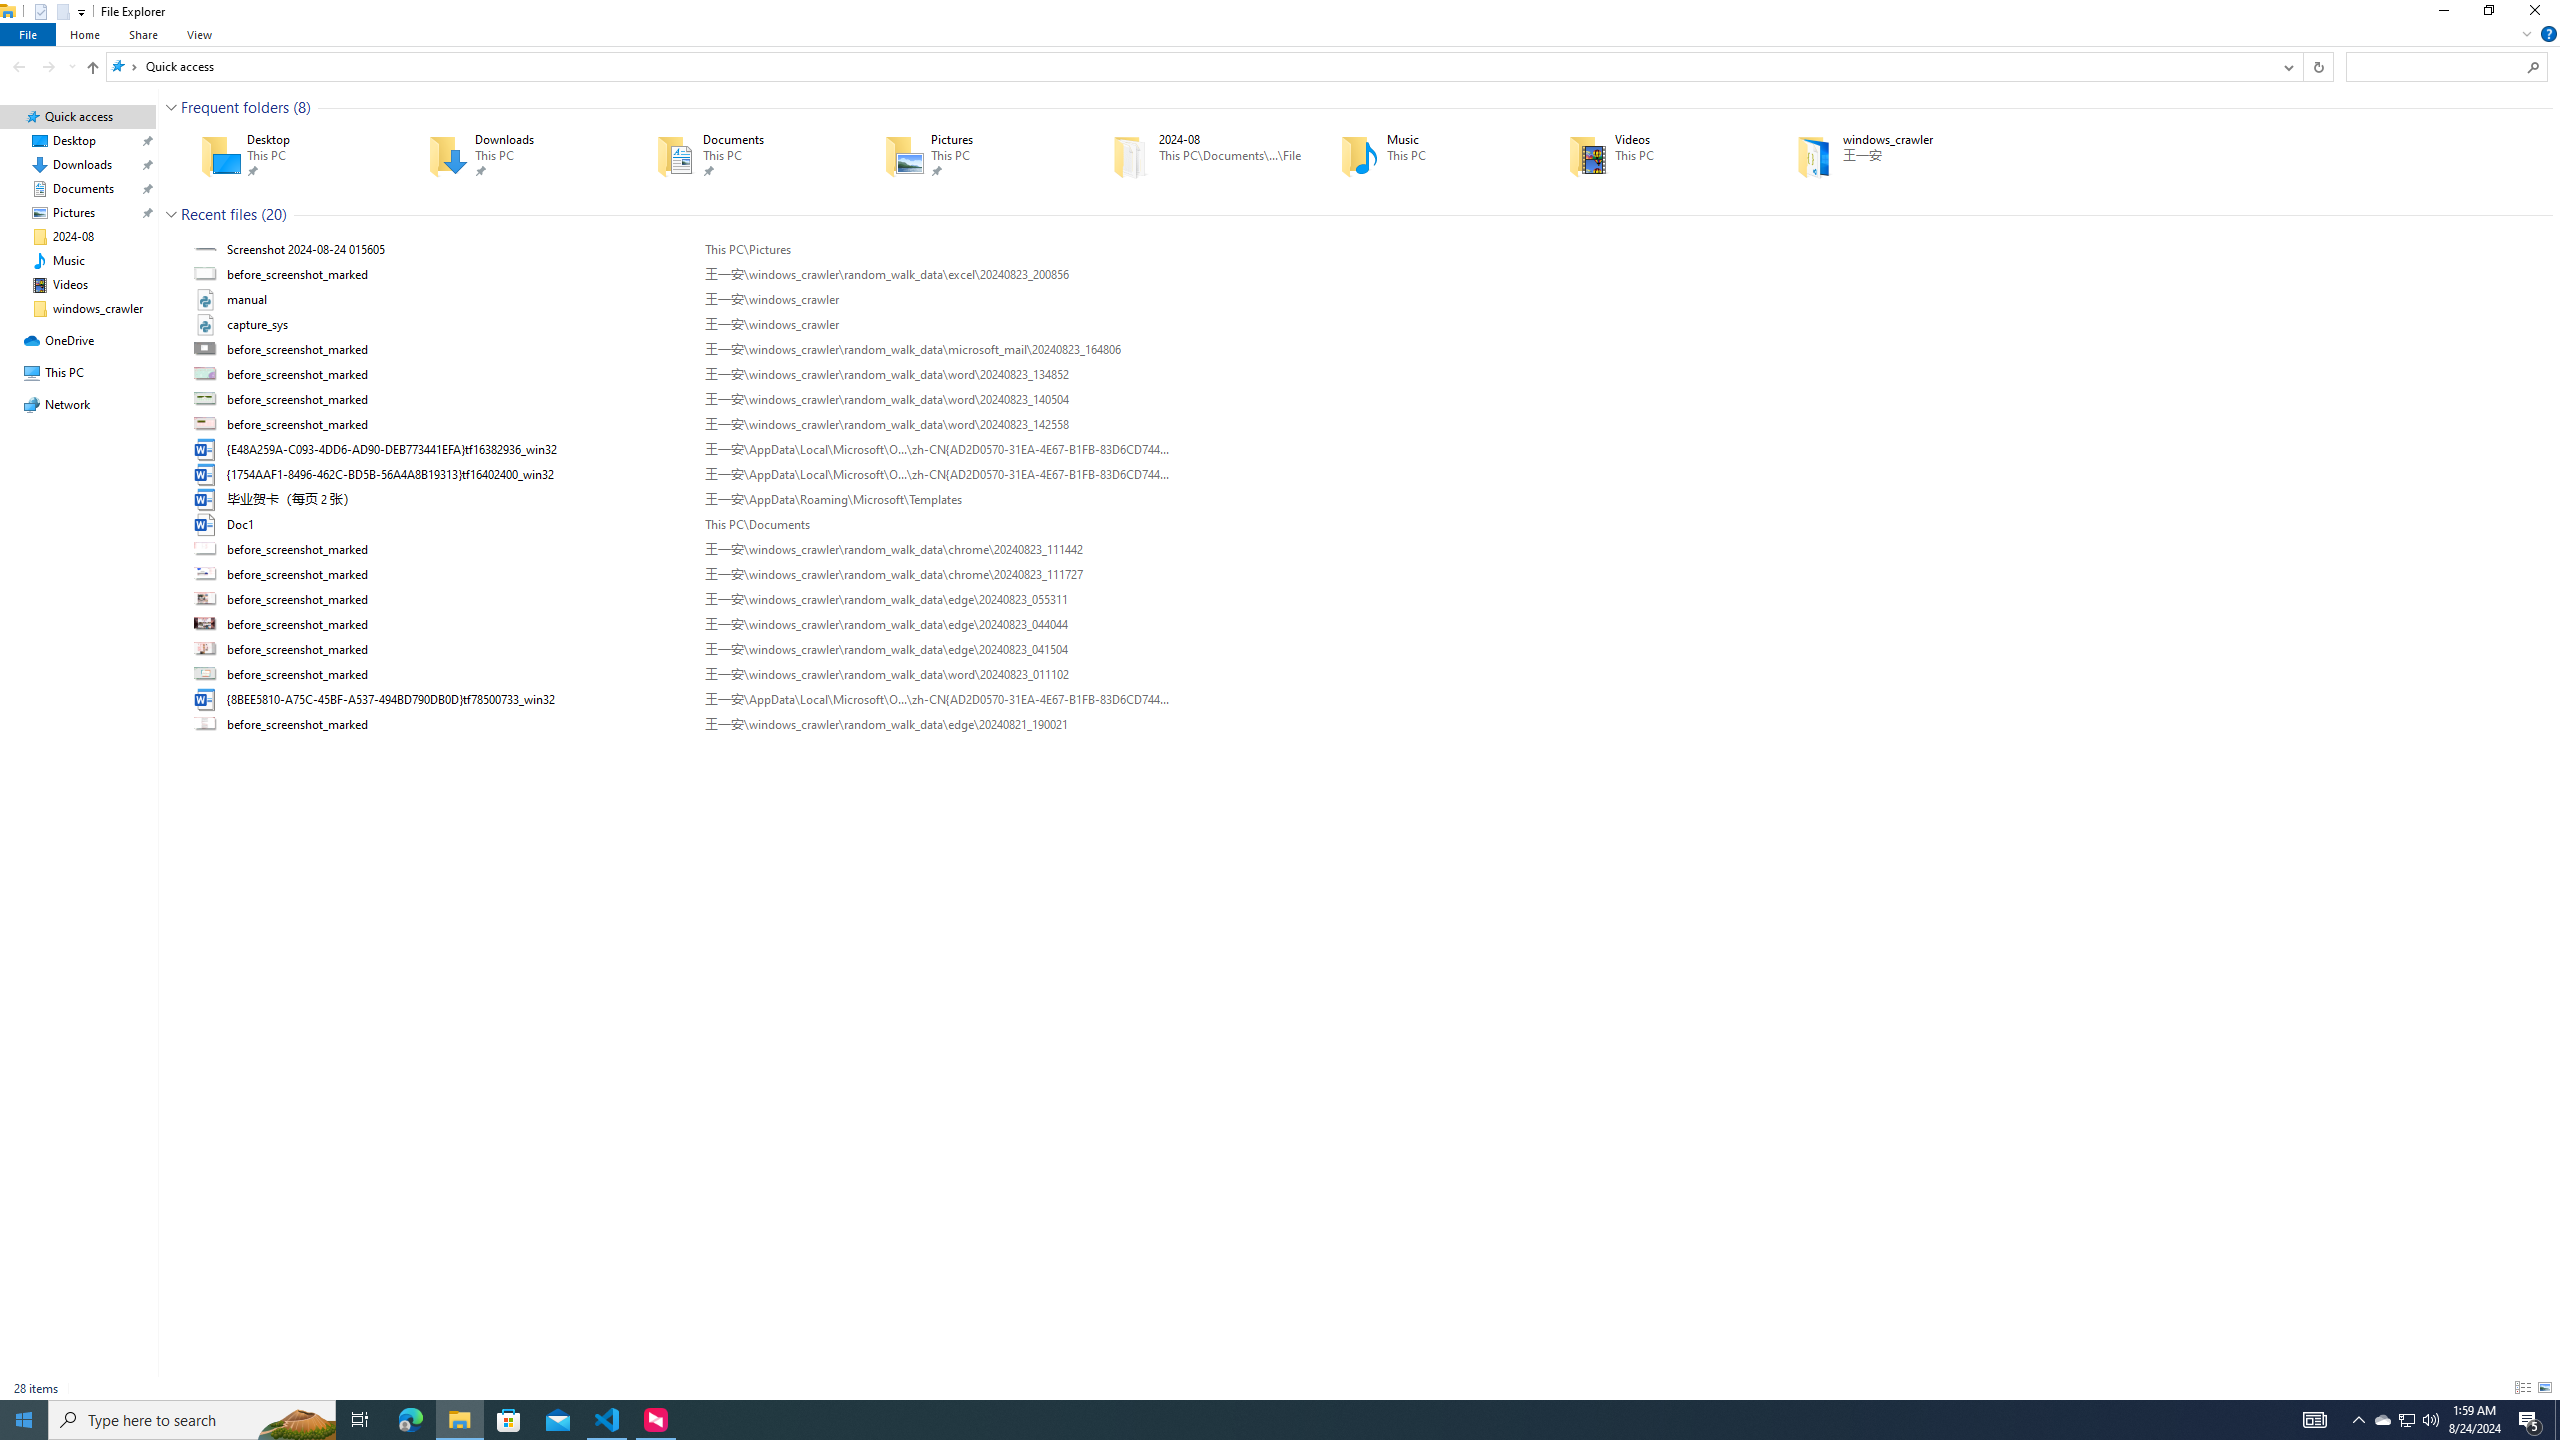 The height and width of the screenshot is (1440, 2560). Describe the element at coordinates (42, 65) in the screenshot. I see `'Navigation buttons'` at that location.